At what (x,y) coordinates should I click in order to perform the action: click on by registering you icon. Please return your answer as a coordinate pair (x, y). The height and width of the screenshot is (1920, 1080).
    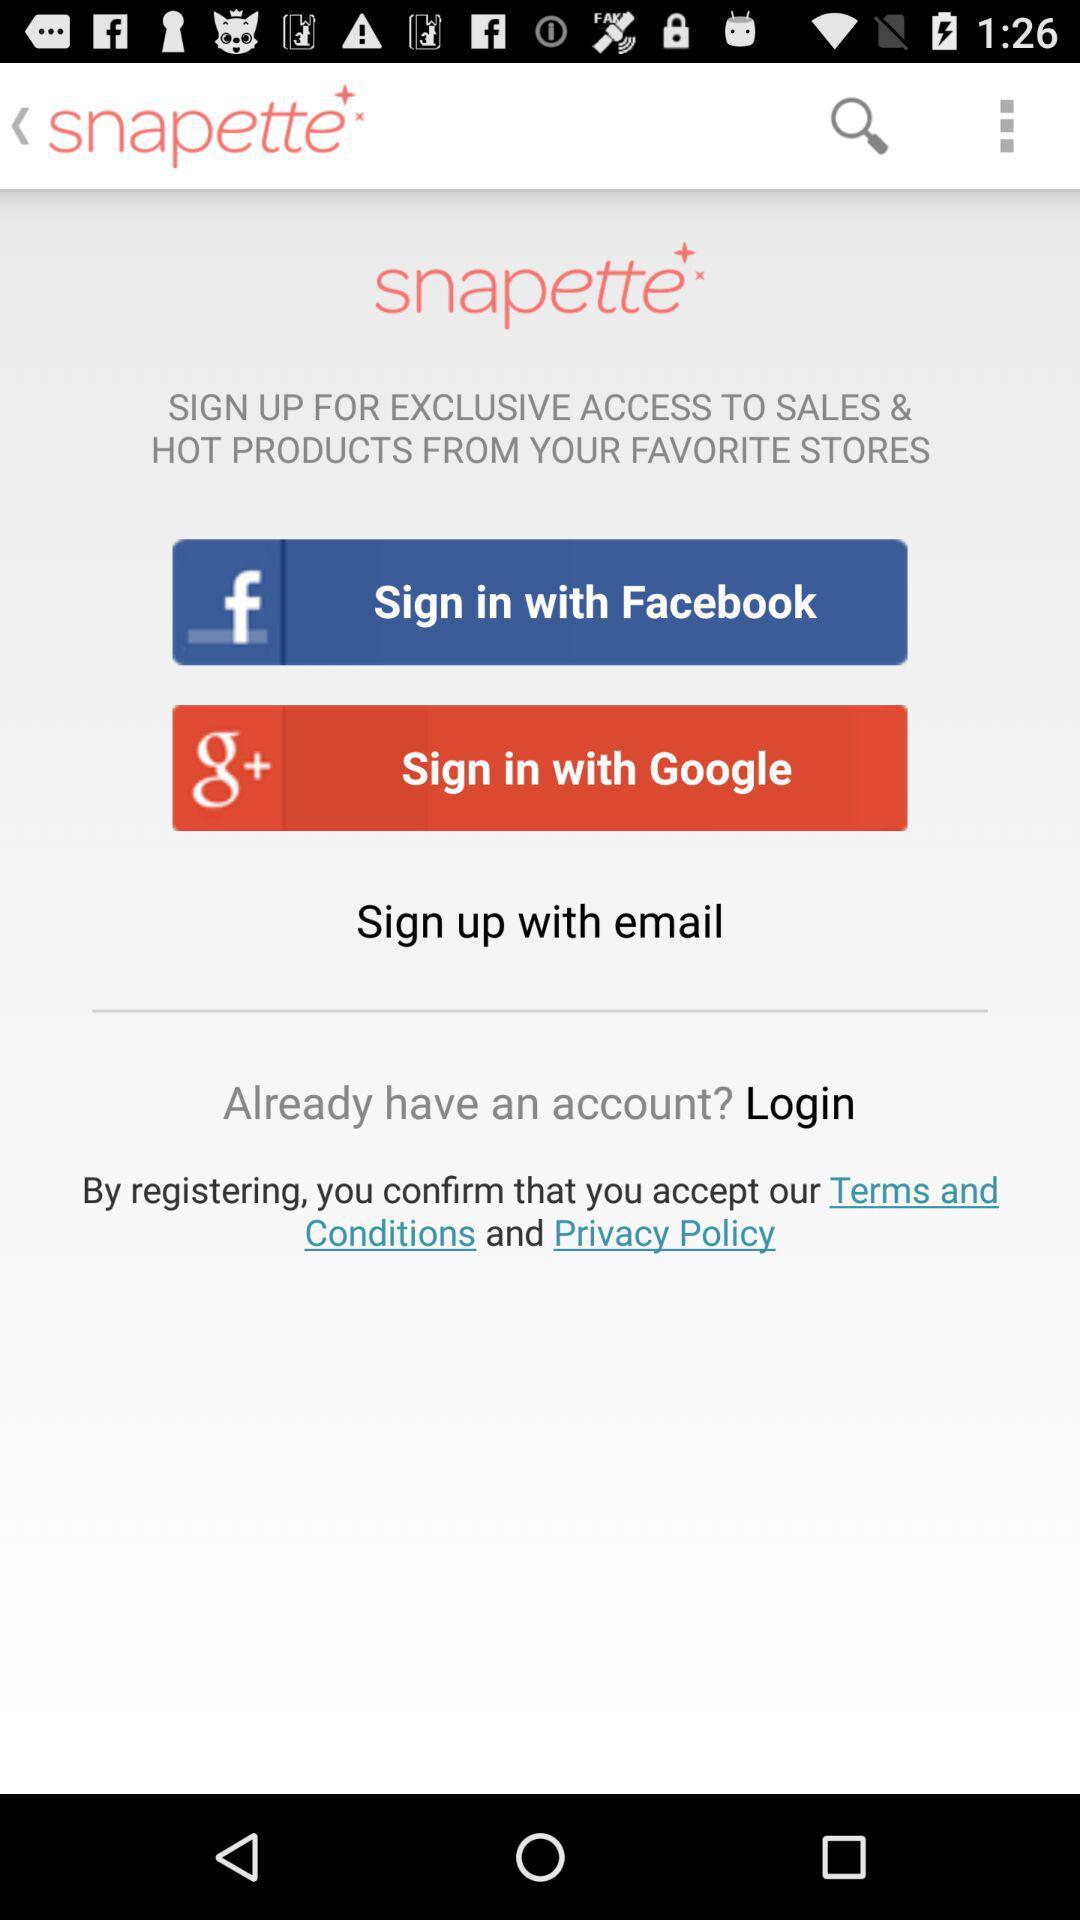
    Looking at the image, I should click on (540, 1209).